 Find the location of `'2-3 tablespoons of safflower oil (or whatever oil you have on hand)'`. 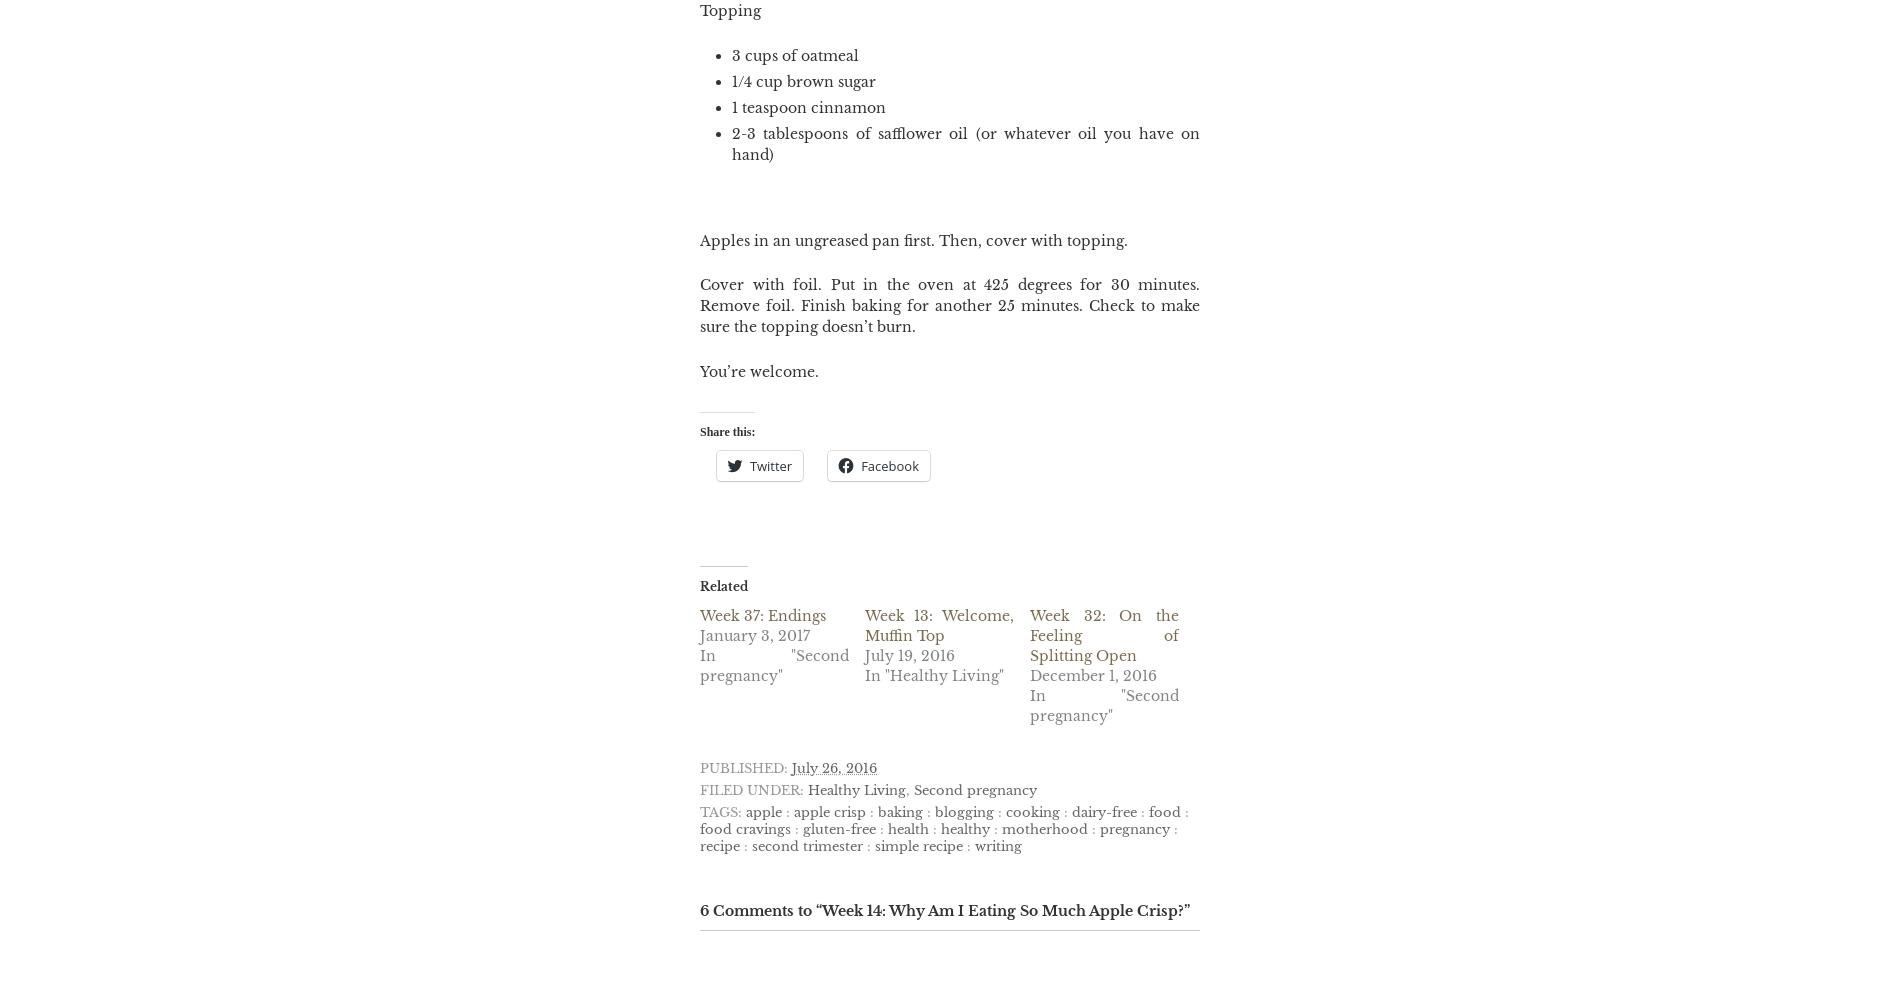

'2-3 tablespoons of safflower oil (or whatever oil you have on hand)' is located at coordinates (965, 143).